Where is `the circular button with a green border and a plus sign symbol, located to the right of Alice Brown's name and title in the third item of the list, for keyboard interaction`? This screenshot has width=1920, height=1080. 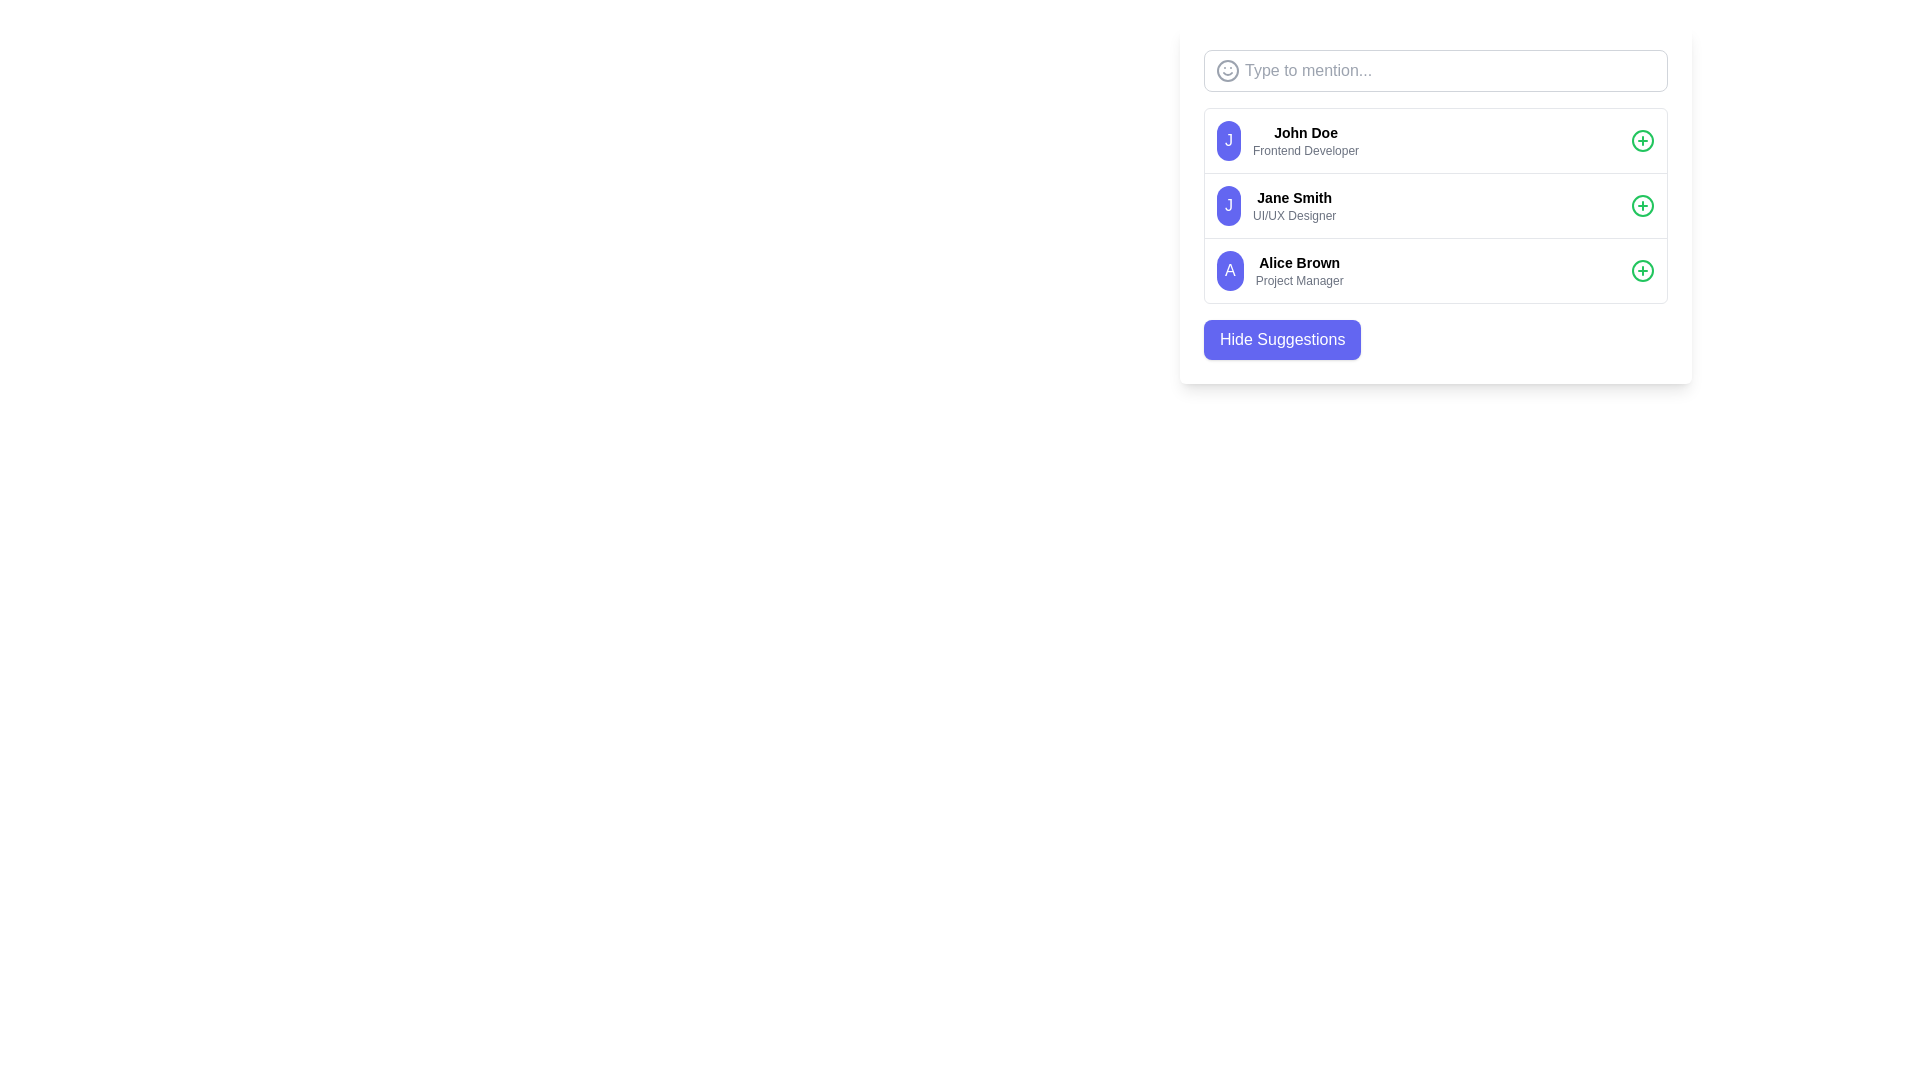 the circular button with a green border and a plus sign symbol, located to the right of Alice Brown's name and title in the third item of the list, for keyboard interaction is located at coordinates (1642, 270).